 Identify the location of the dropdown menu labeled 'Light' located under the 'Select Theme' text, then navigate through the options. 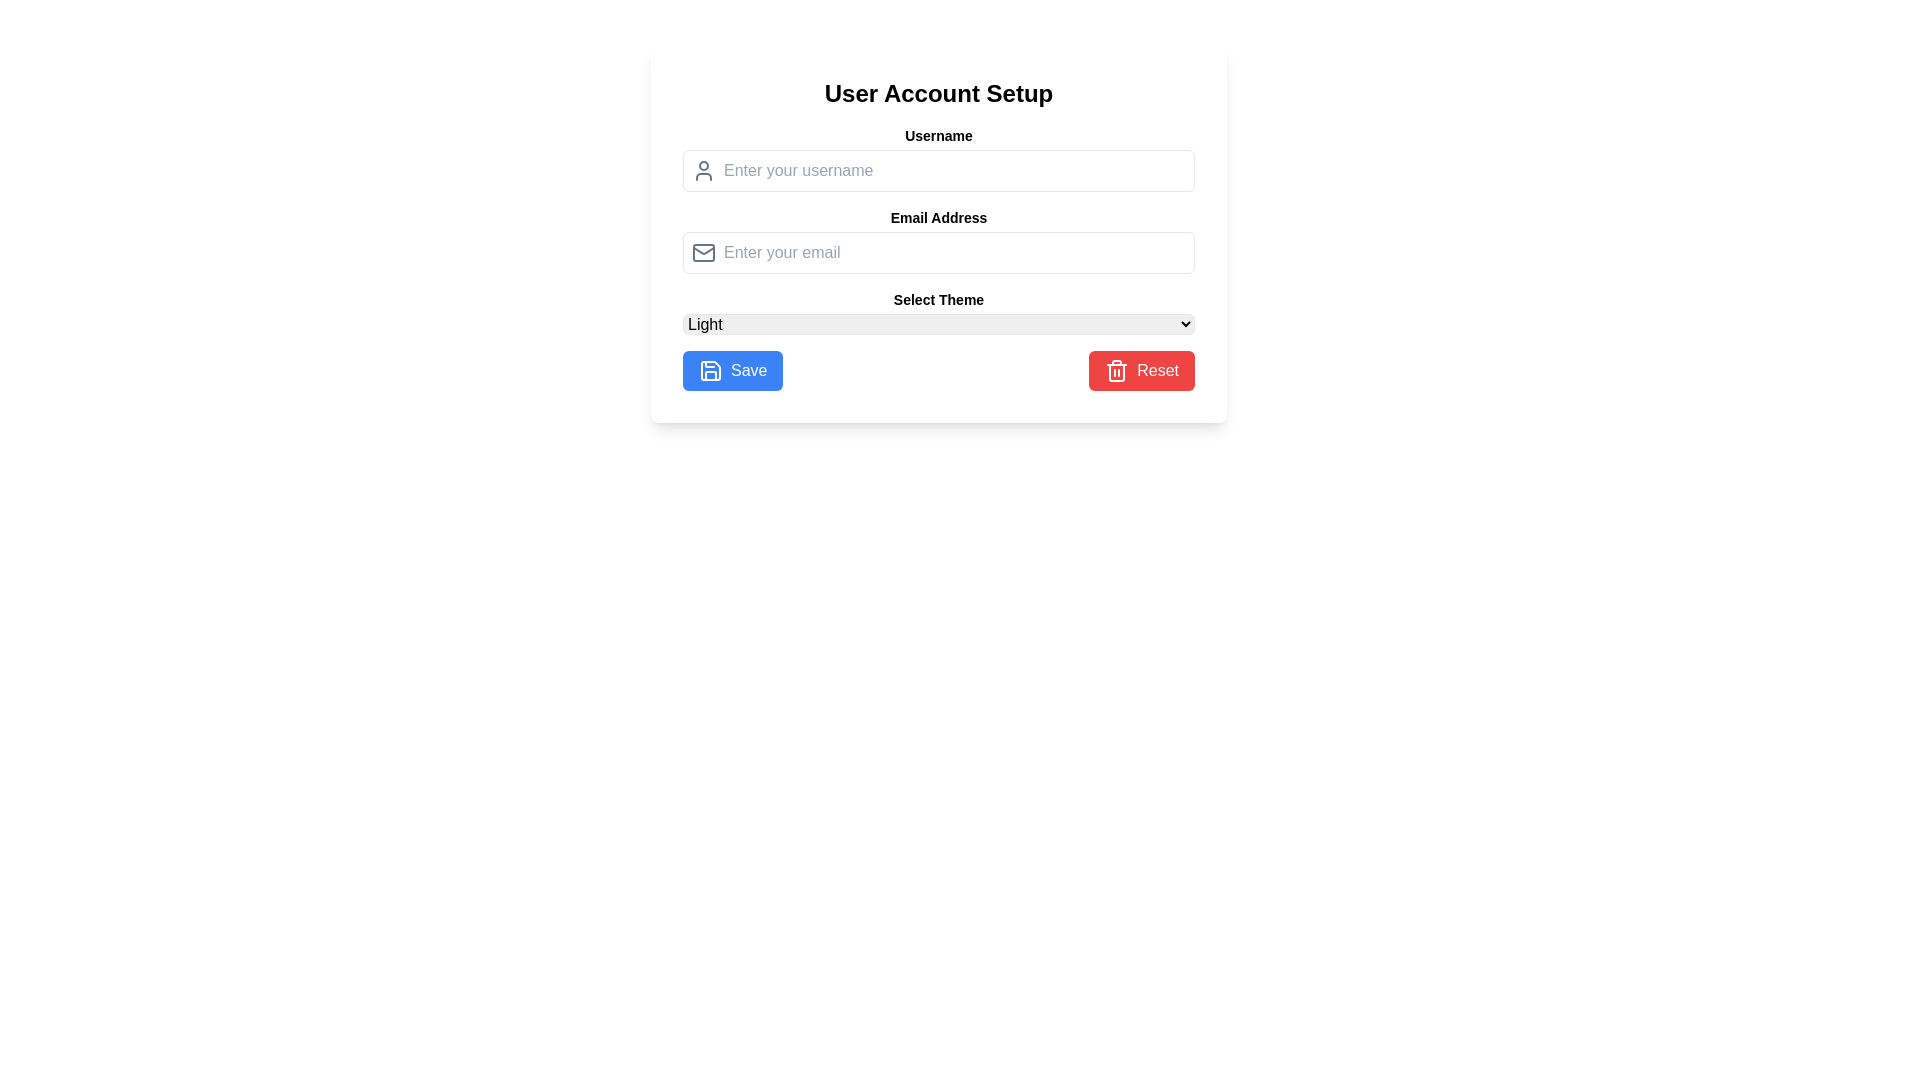
(938, 323).